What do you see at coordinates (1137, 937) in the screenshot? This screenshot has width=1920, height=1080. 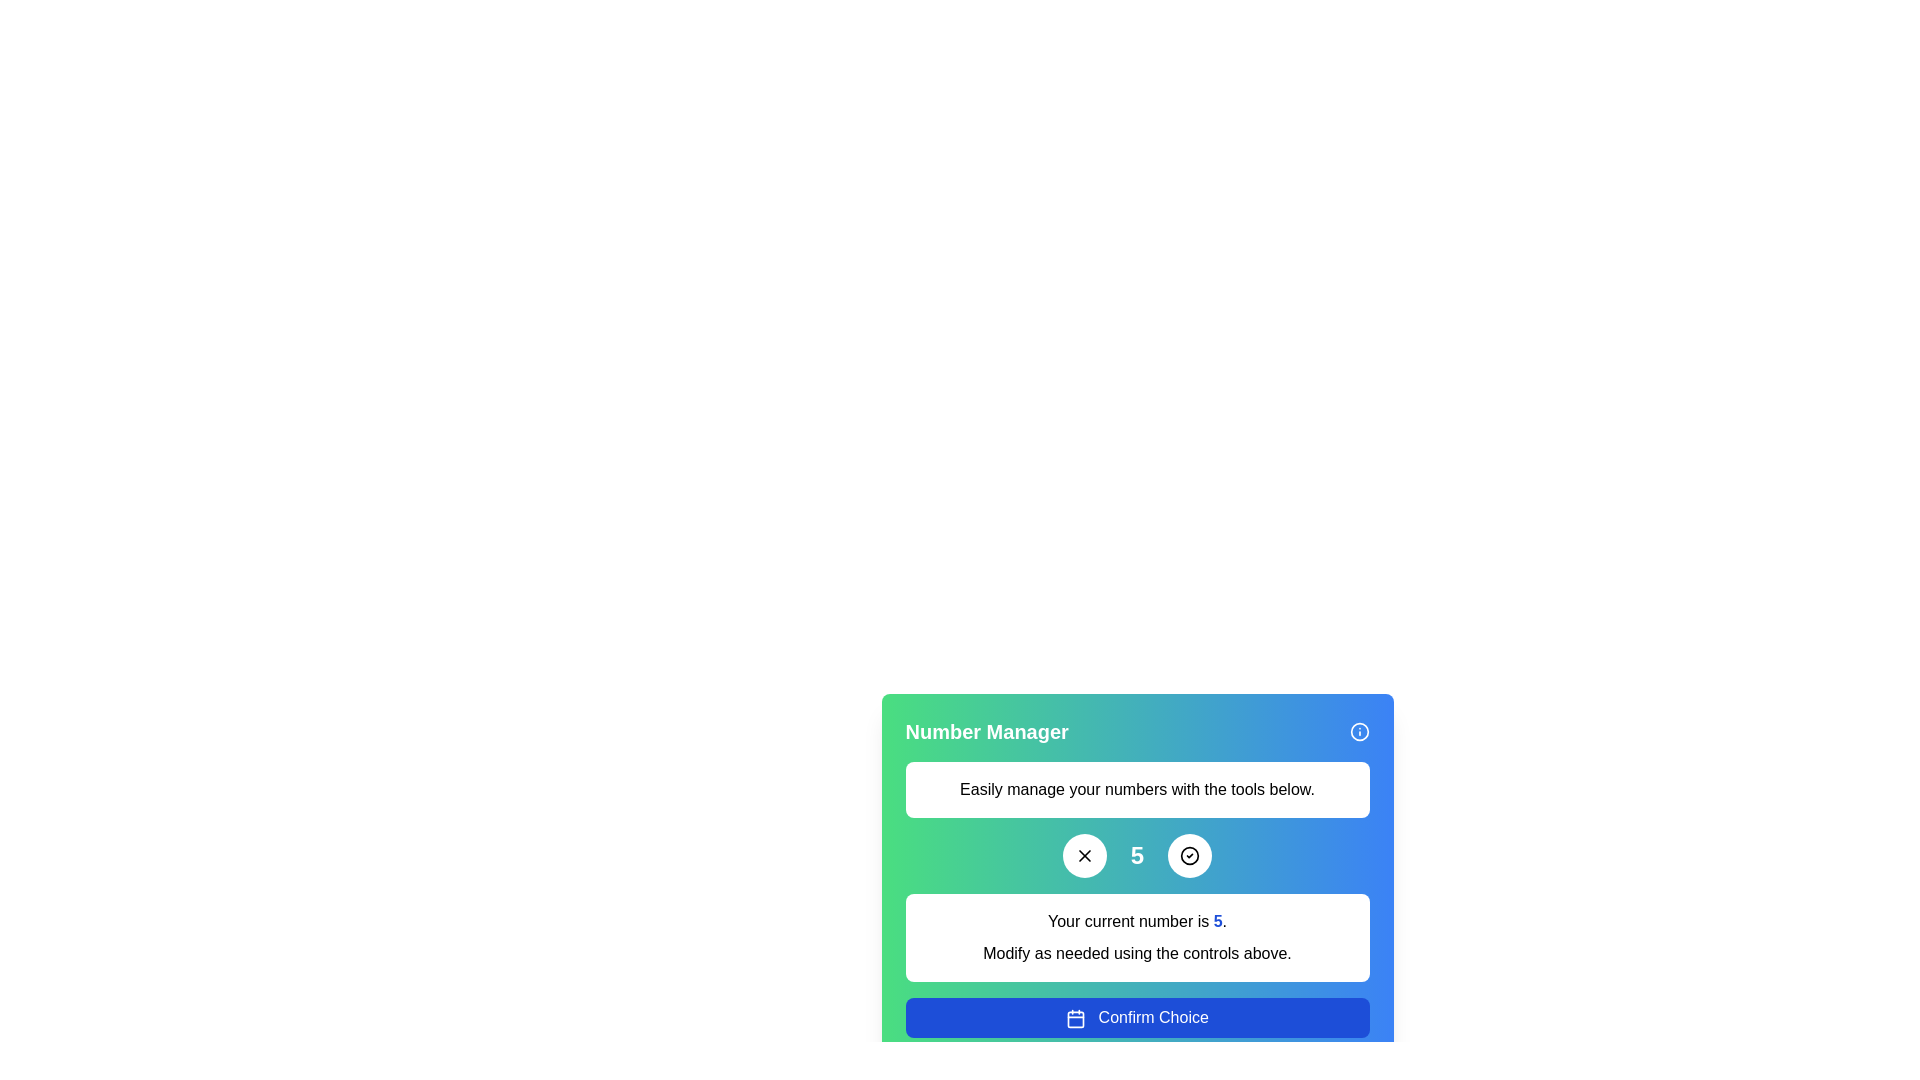 I see `the Informational text section that displays context information to the user, located below the numeric control section within the card` at bounding box center [1137, 937].